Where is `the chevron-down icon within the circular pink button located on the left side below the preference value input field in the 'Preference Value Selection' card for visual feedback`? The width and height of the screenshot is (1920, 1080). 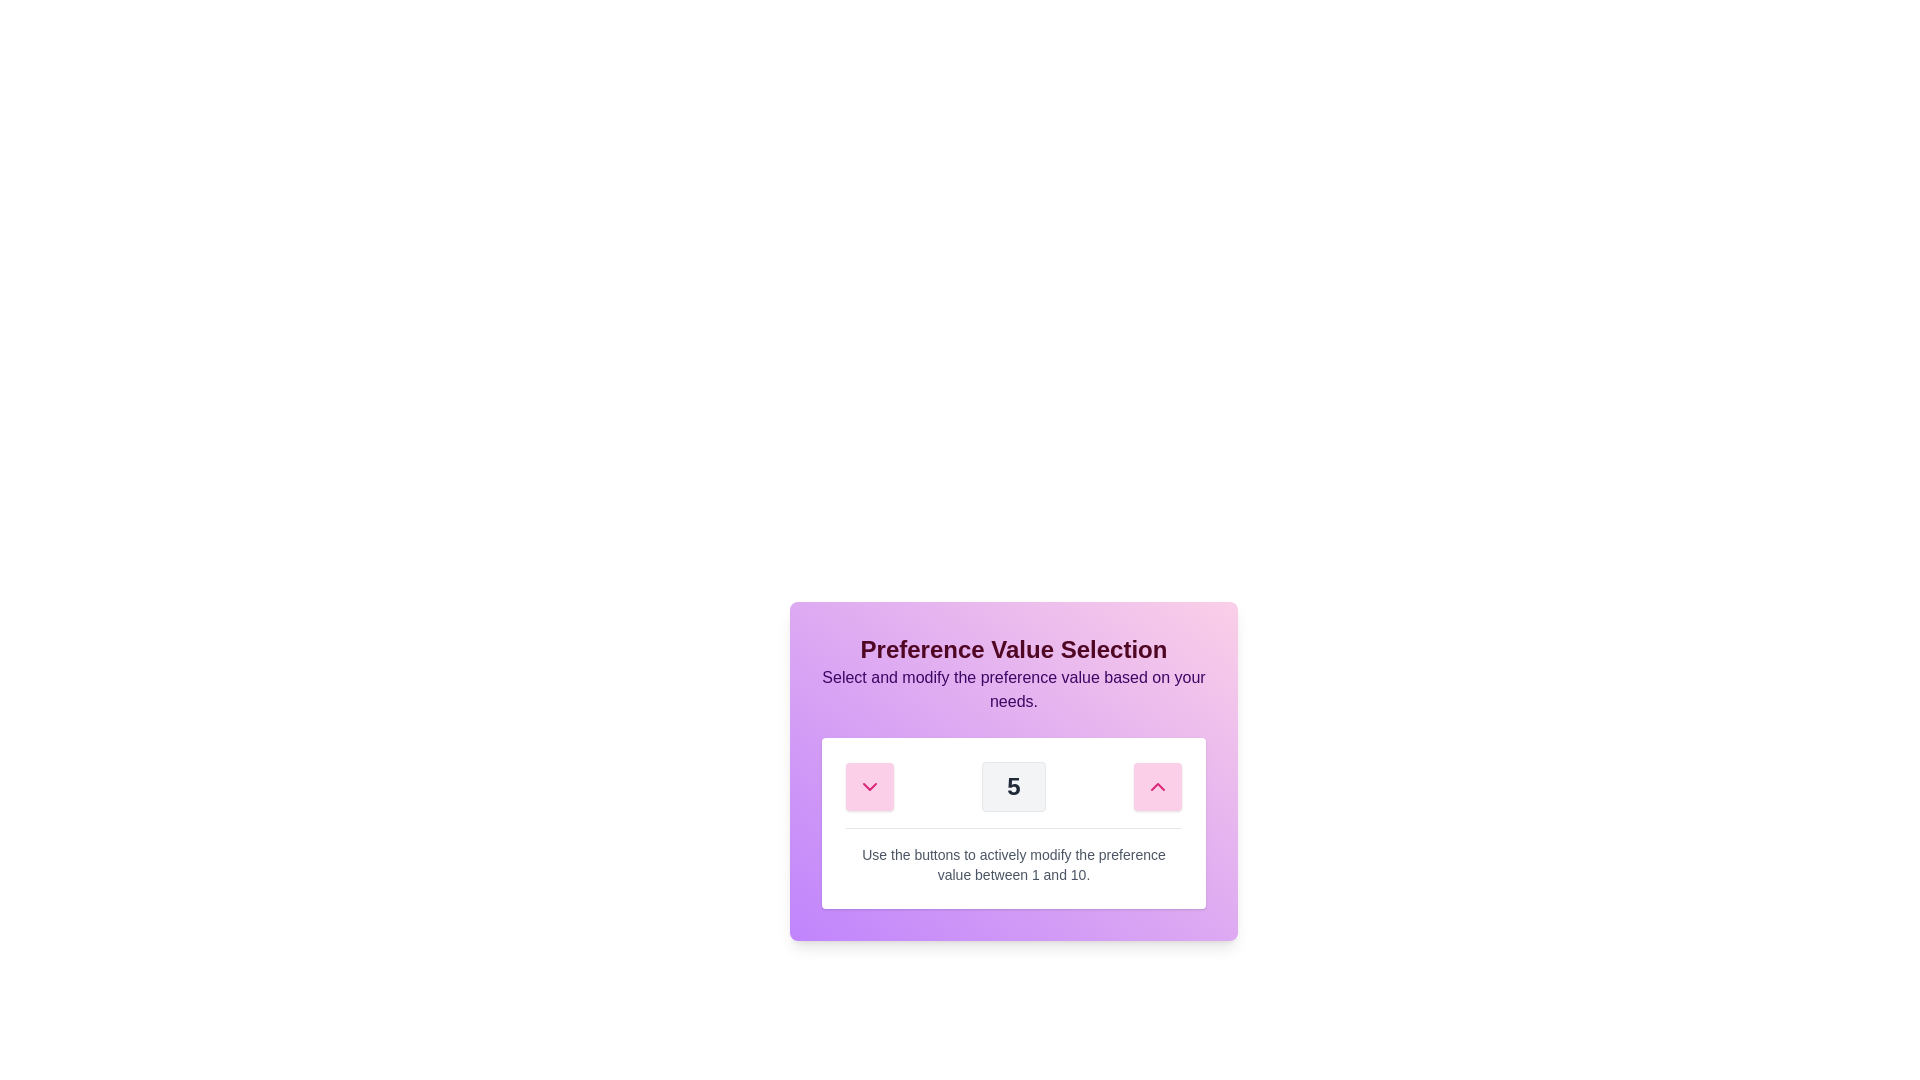 the chevron-down icon within the circular pink button located on the left side below the preference value input field in the 'Preference Value Selection' card for visual feedback is located at coordinates (869, 785).